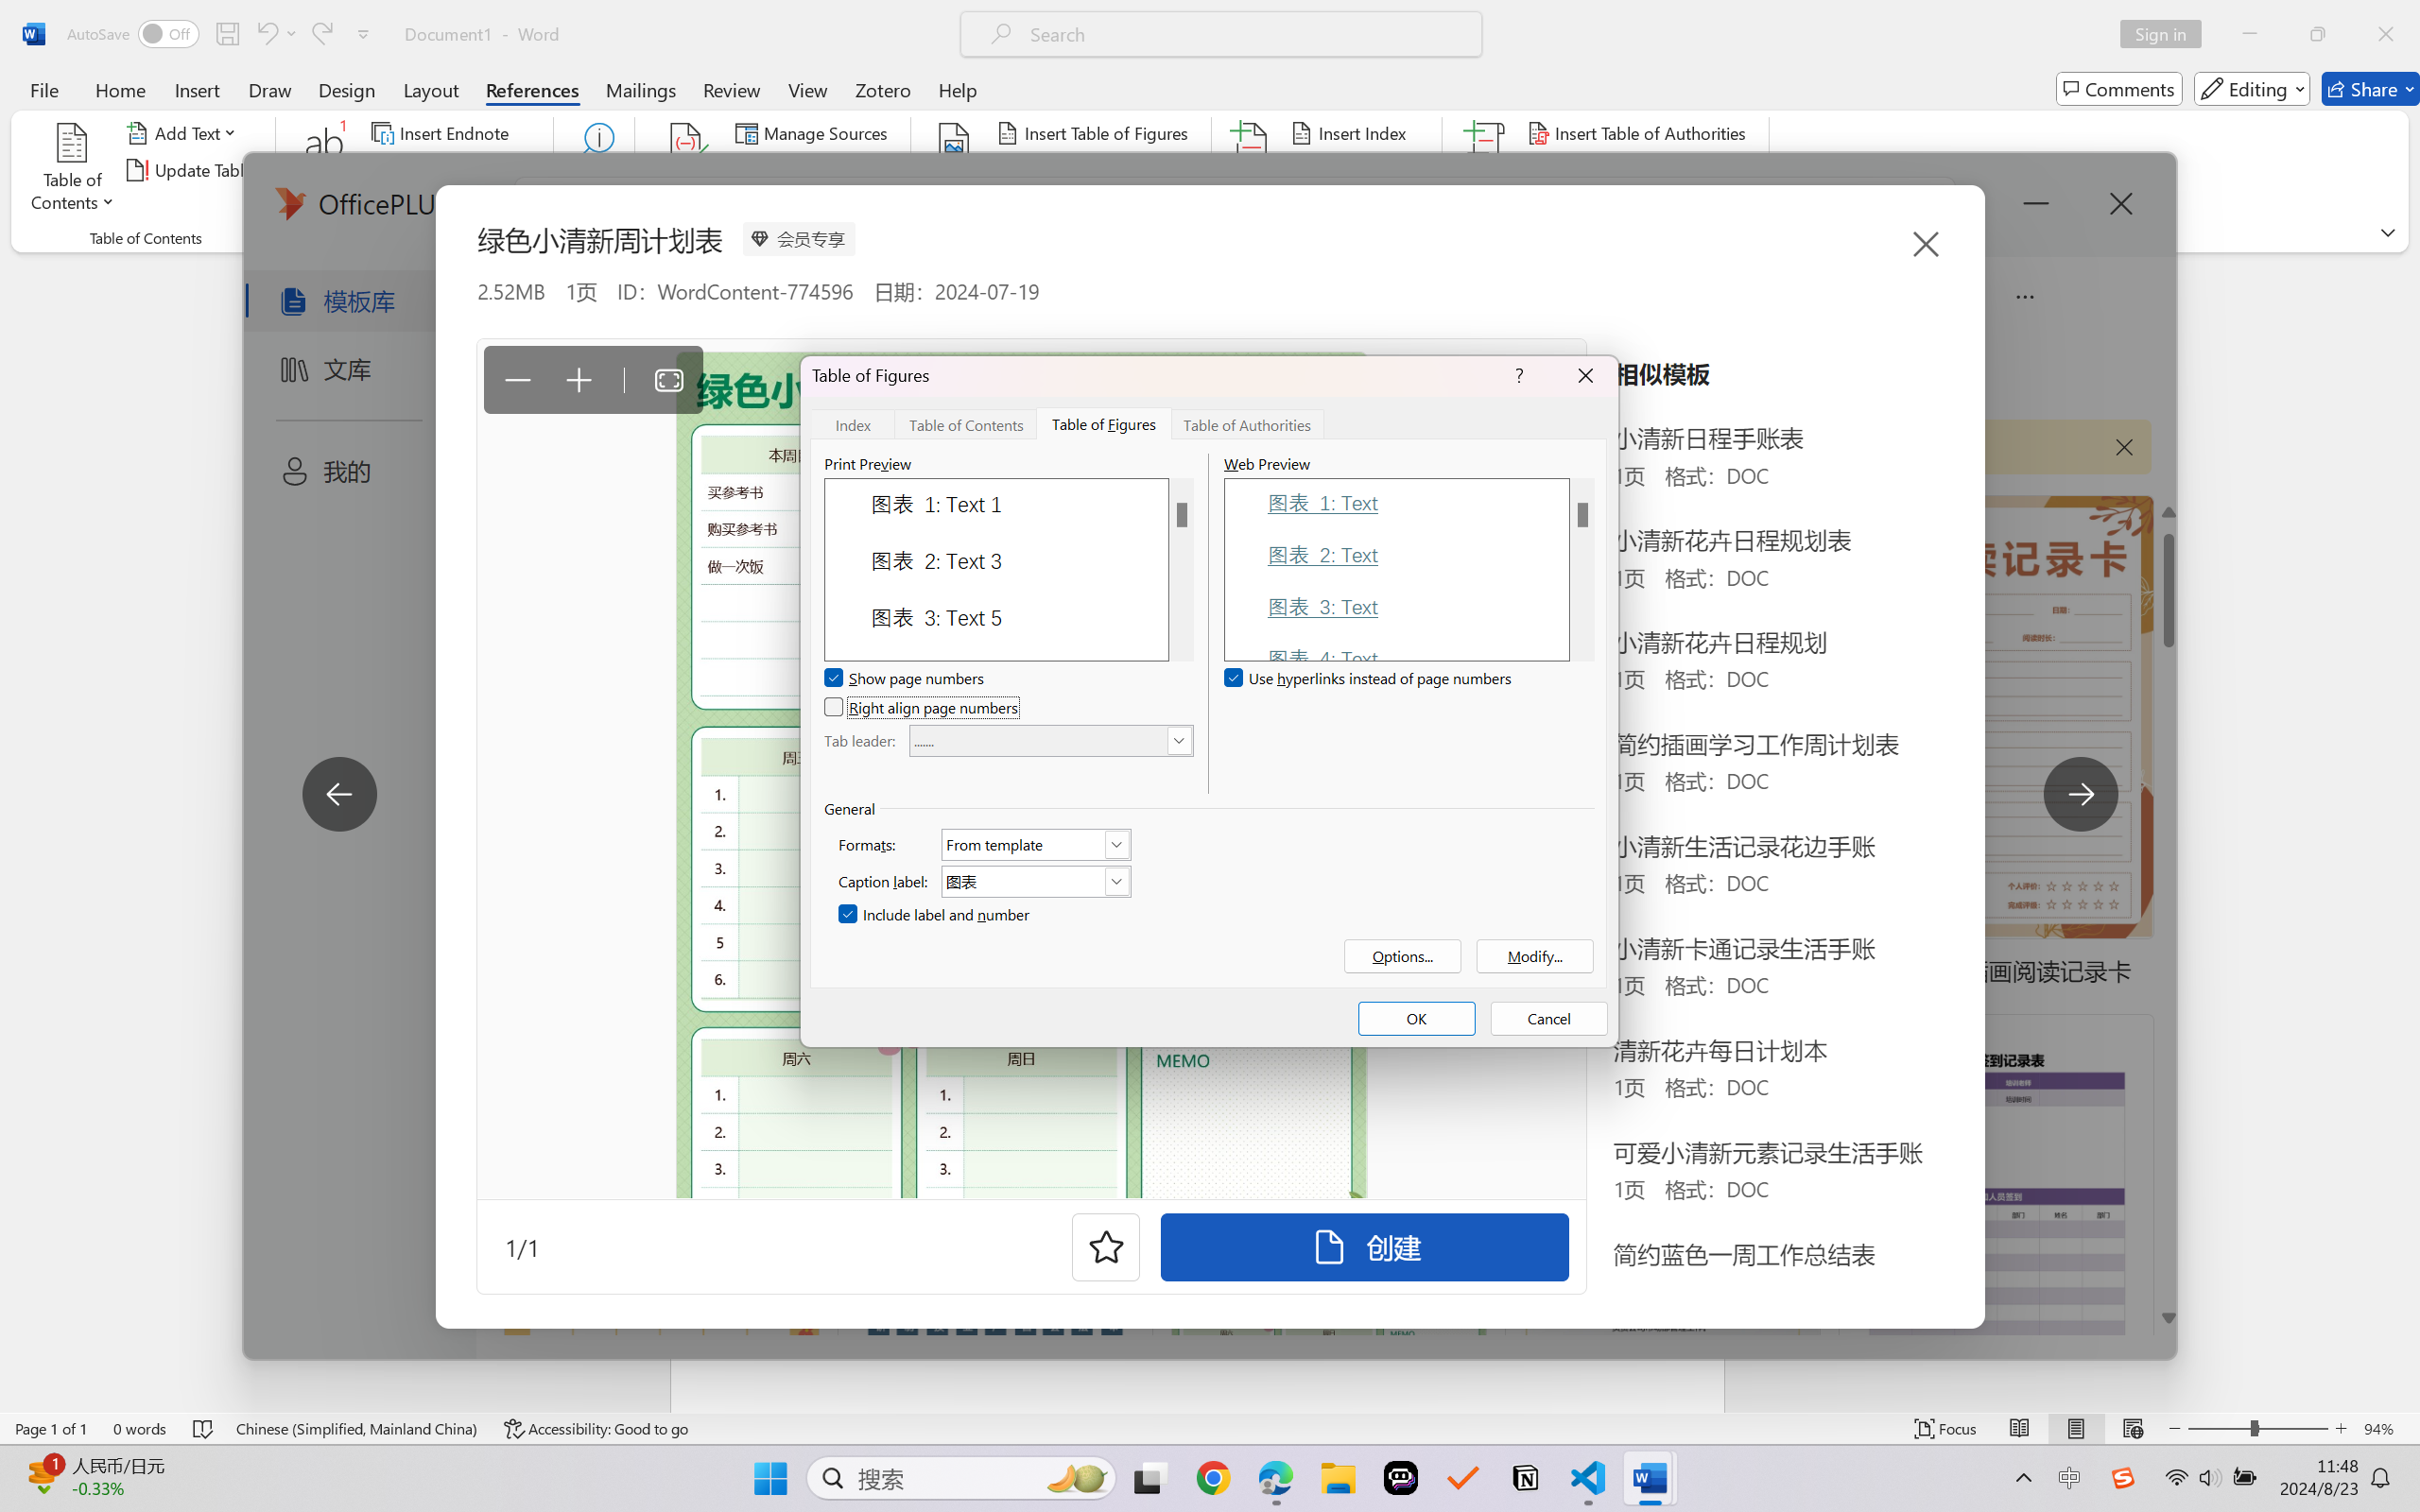 Image resolution: width=2420 pixels, height=1512 pixels. What do you see at coordinates (853, 422) in the screenshot?
I see `'Index'` at bounding box center [853, 422].